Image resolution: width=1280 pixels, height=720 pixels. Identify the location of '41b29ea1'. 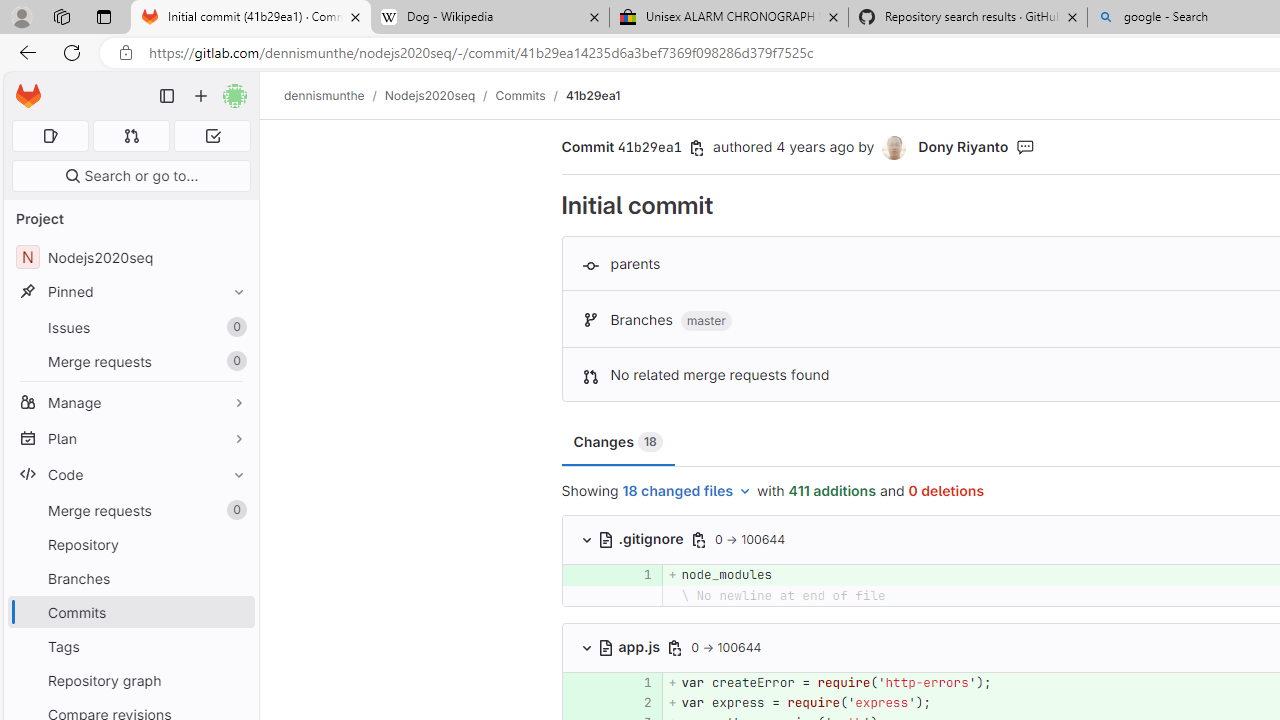
(591, 95).